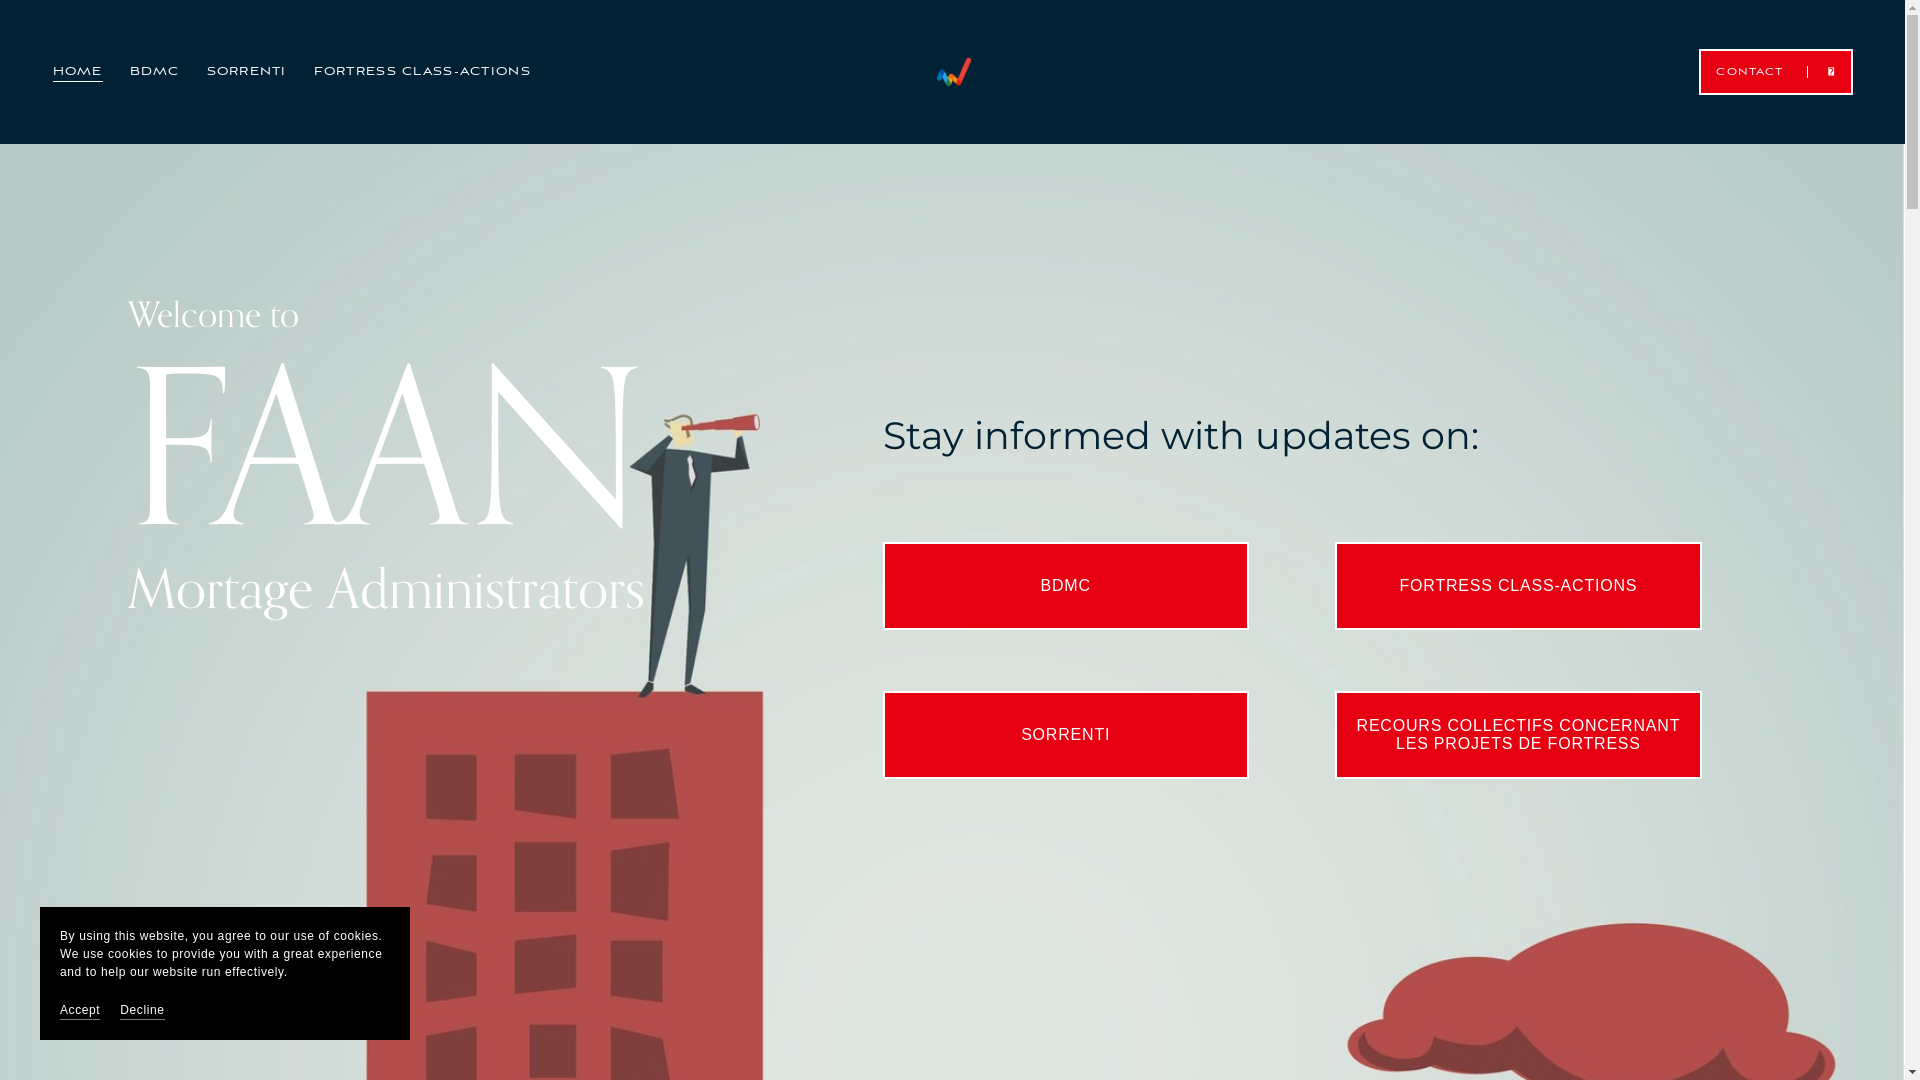 This screenshot has height=1080, width=1920. Describe the element at coordinates (76, 70) in the screenshot. I see `'HOME'` at that location.